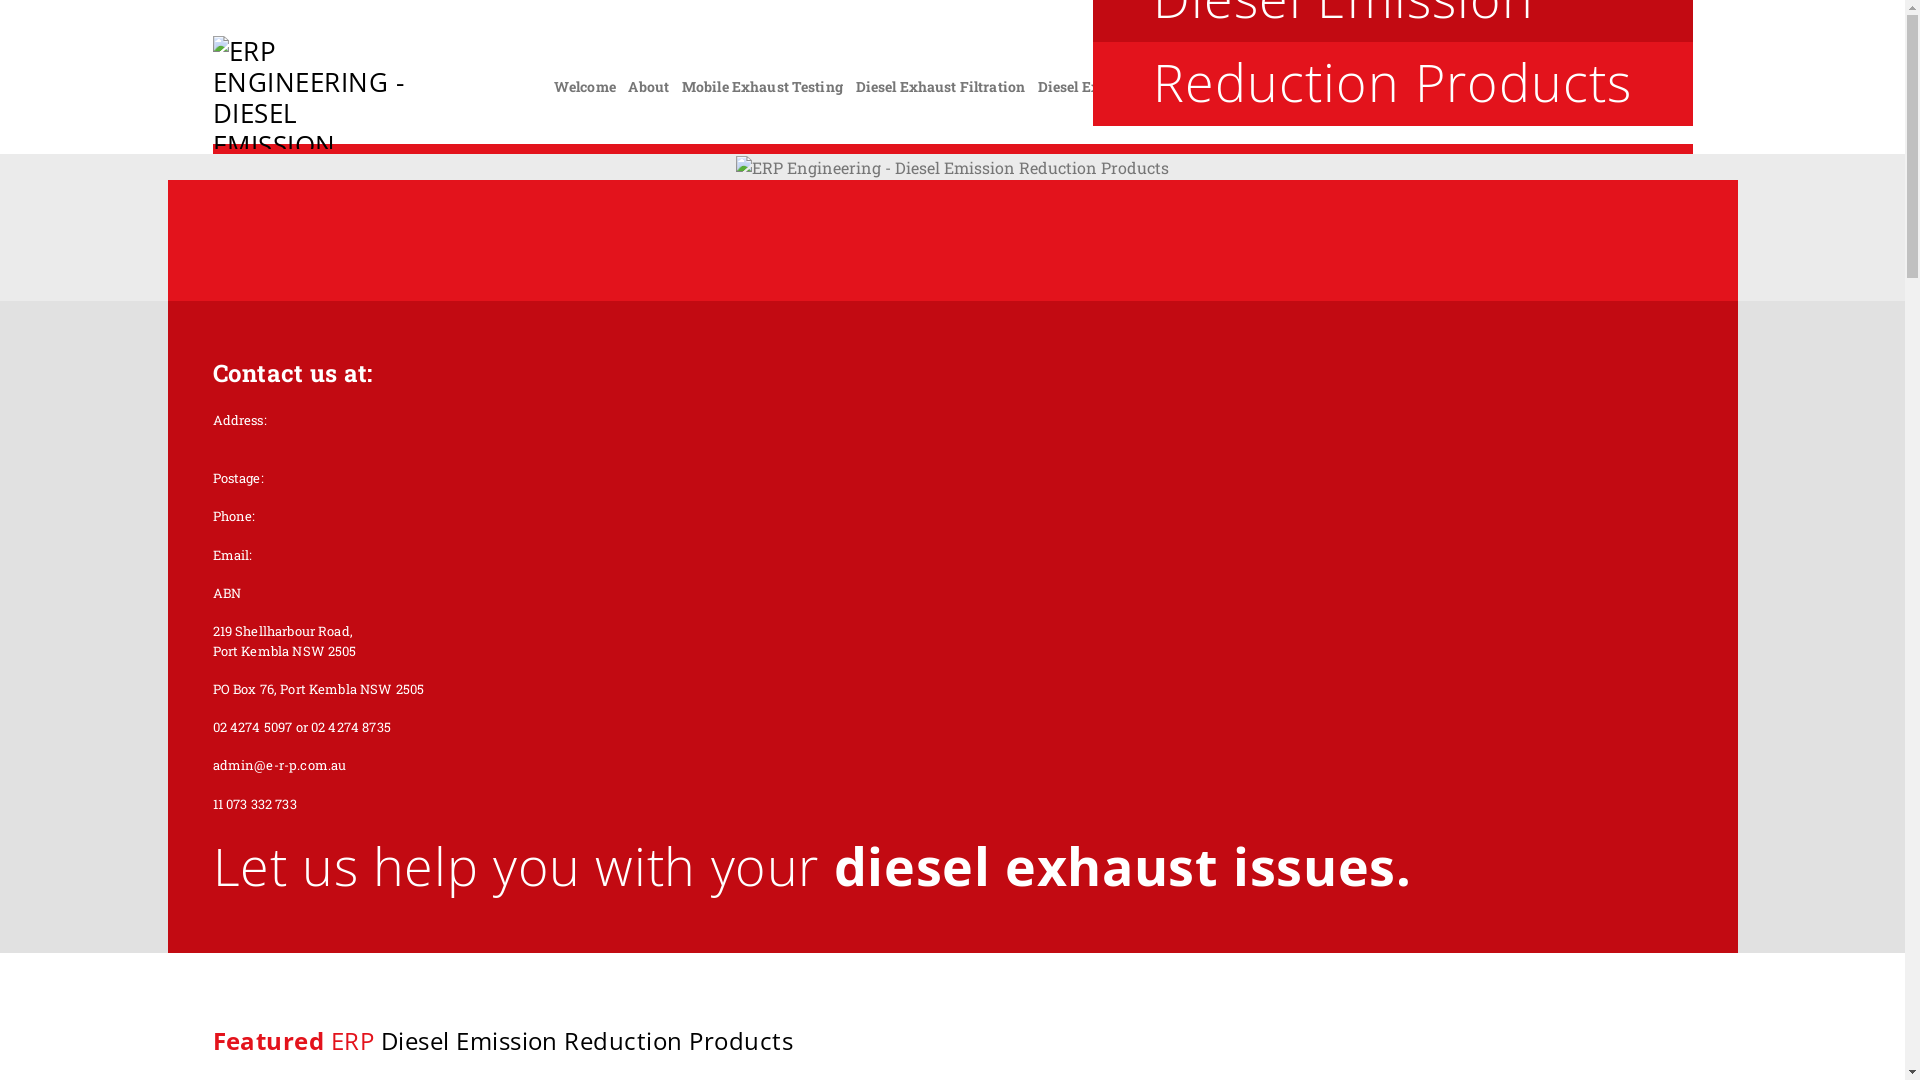  Describe the element at coordinates (1129, 86) in the screenshot. I see `'Diesel Exhaust Monitoring'` at that location.